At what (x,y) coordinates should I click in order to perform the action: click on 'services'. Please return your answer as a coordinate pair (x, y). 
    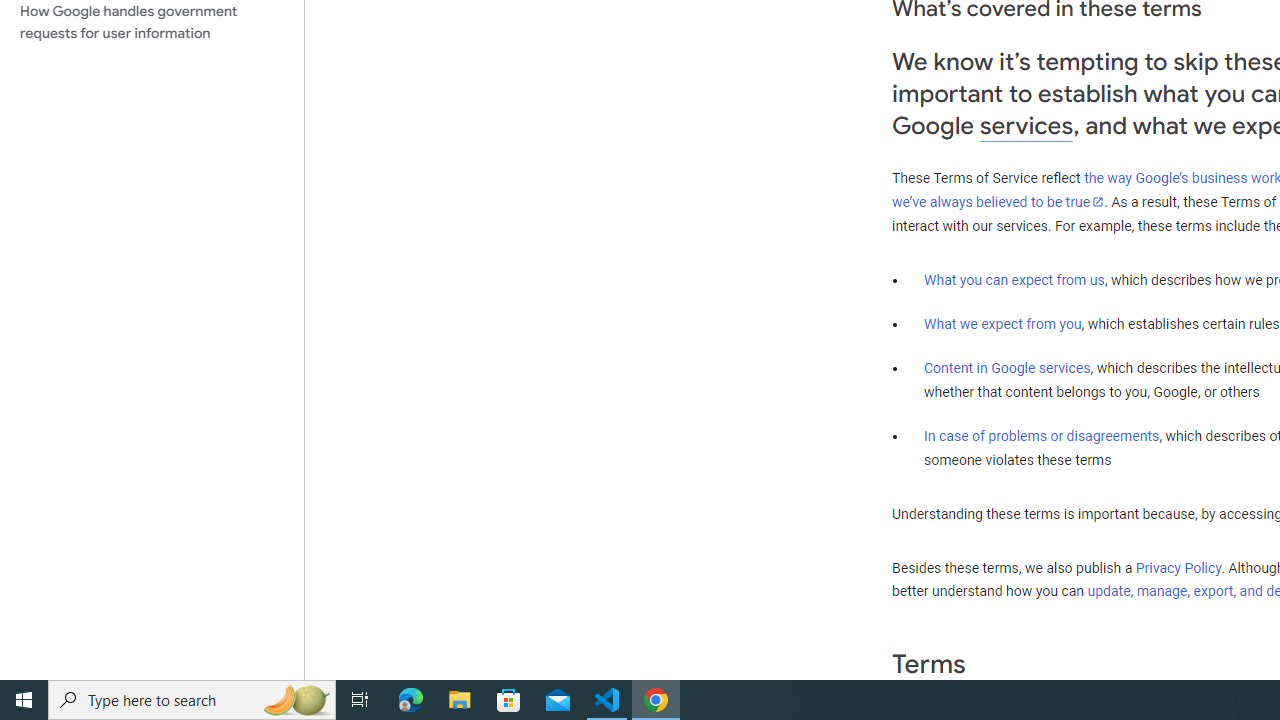
    Looking at the image, I should click on (1026, 125).